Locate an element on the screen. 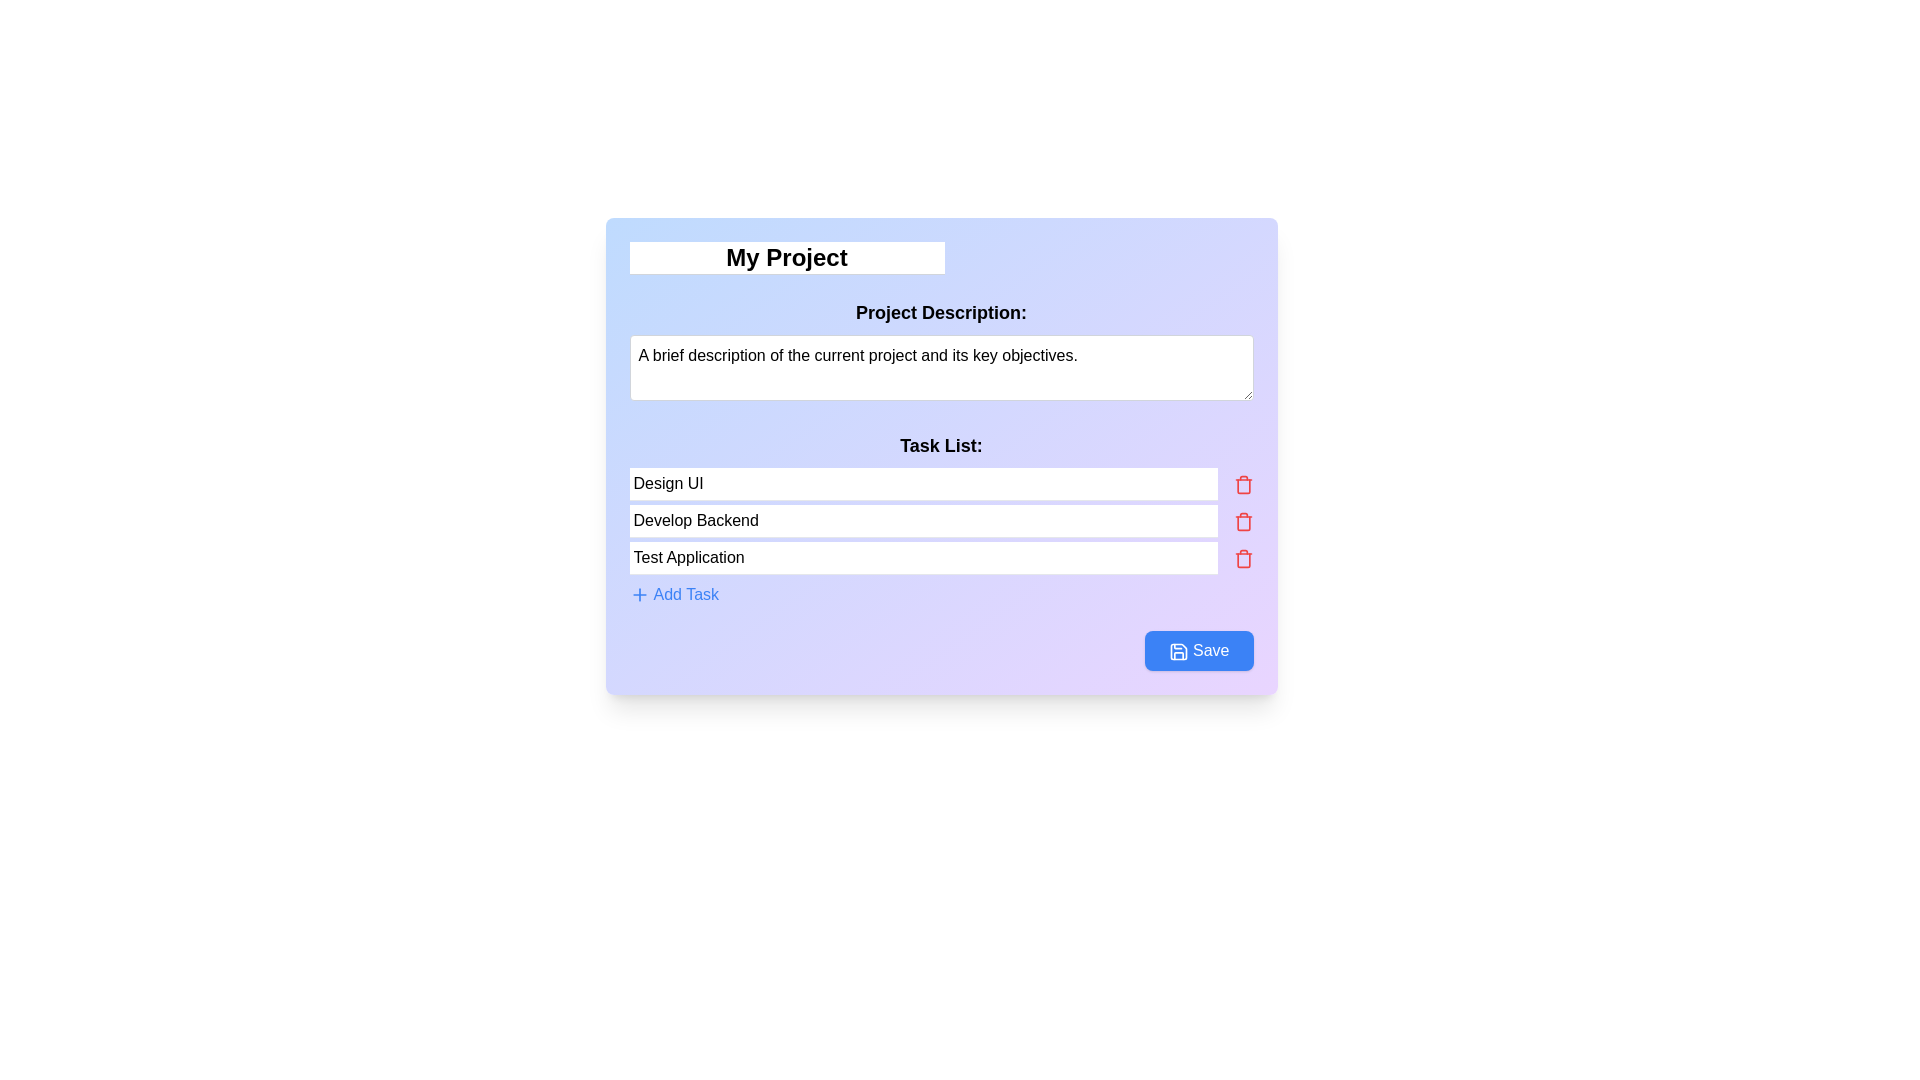  the blue 'Save' button with white text and a floppy disk icon located at the bottom-right of the 'My Project' form to change its background color is located at coordinates (1199, 651).